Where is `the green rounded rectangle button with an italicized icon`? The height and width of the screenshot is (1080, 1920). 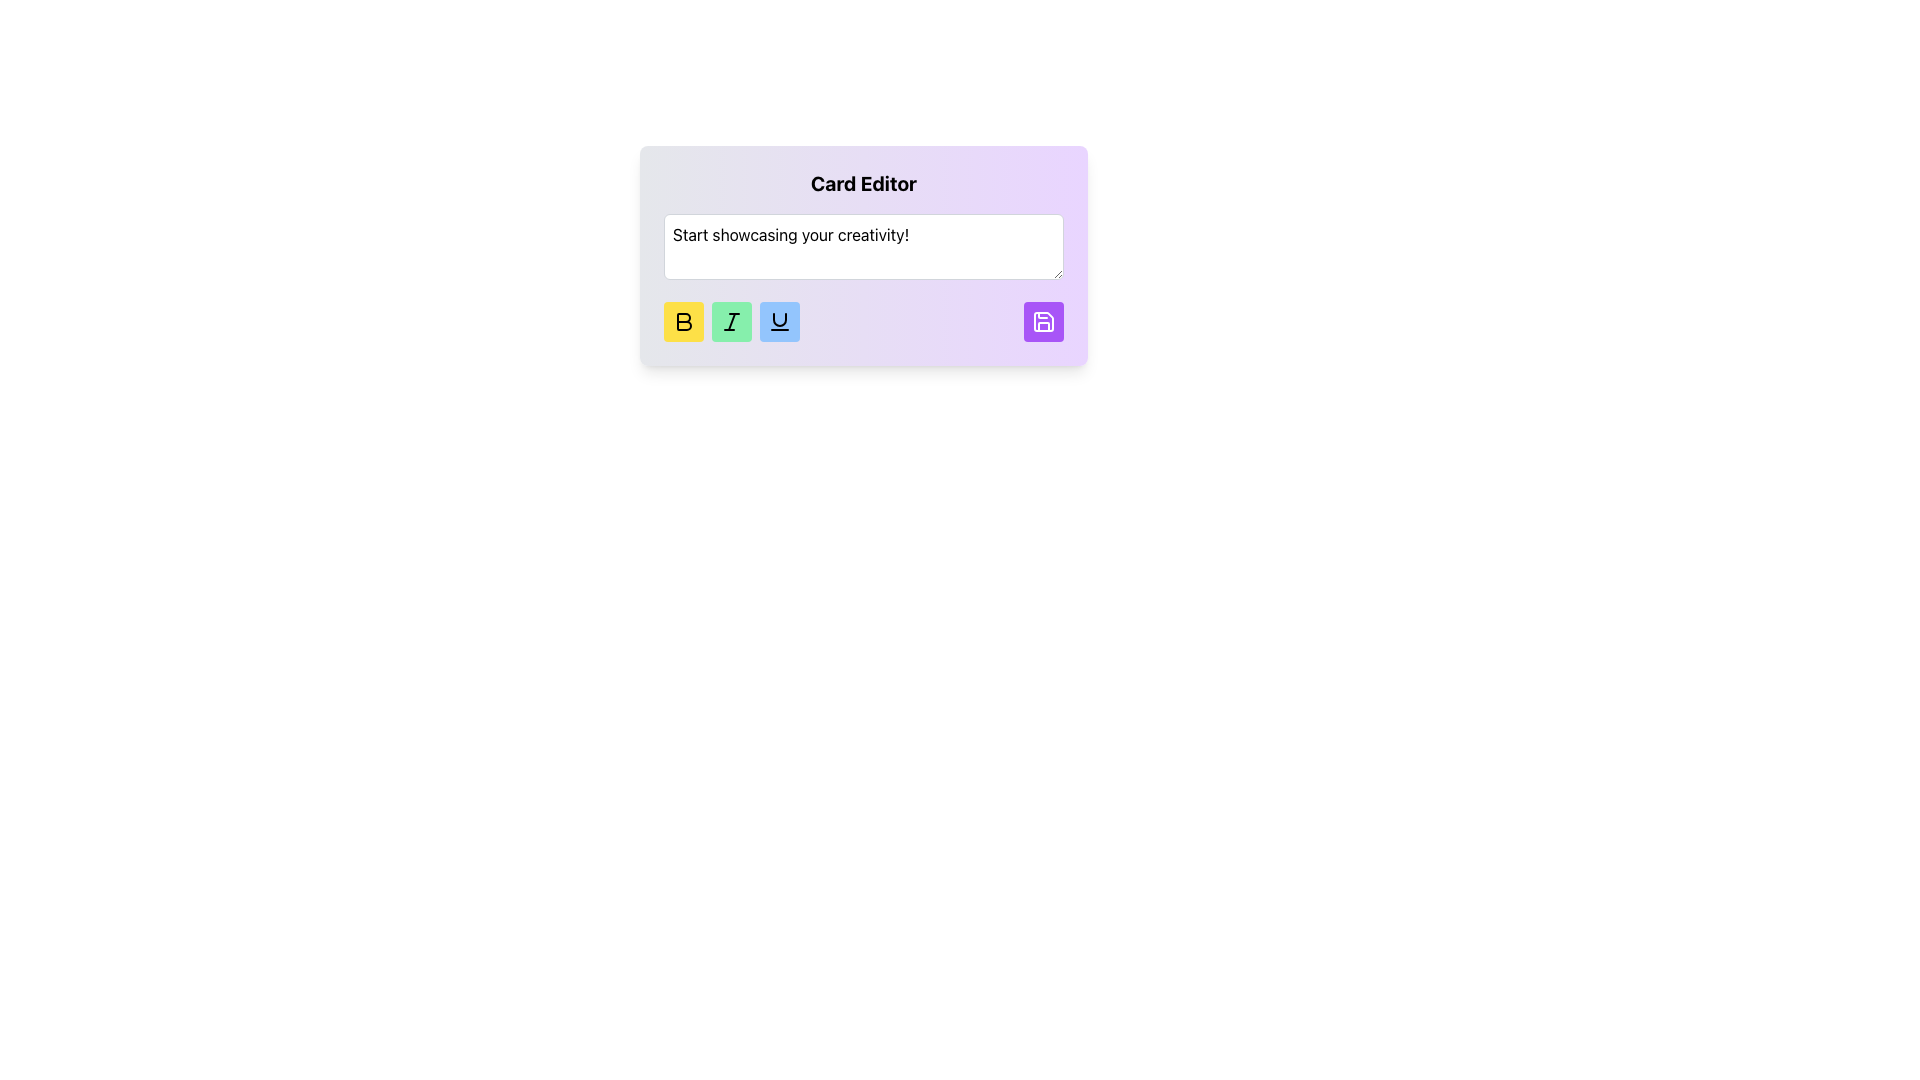
the green rounded rectangle button with an italicized icon is located at coordinates (730, 320).